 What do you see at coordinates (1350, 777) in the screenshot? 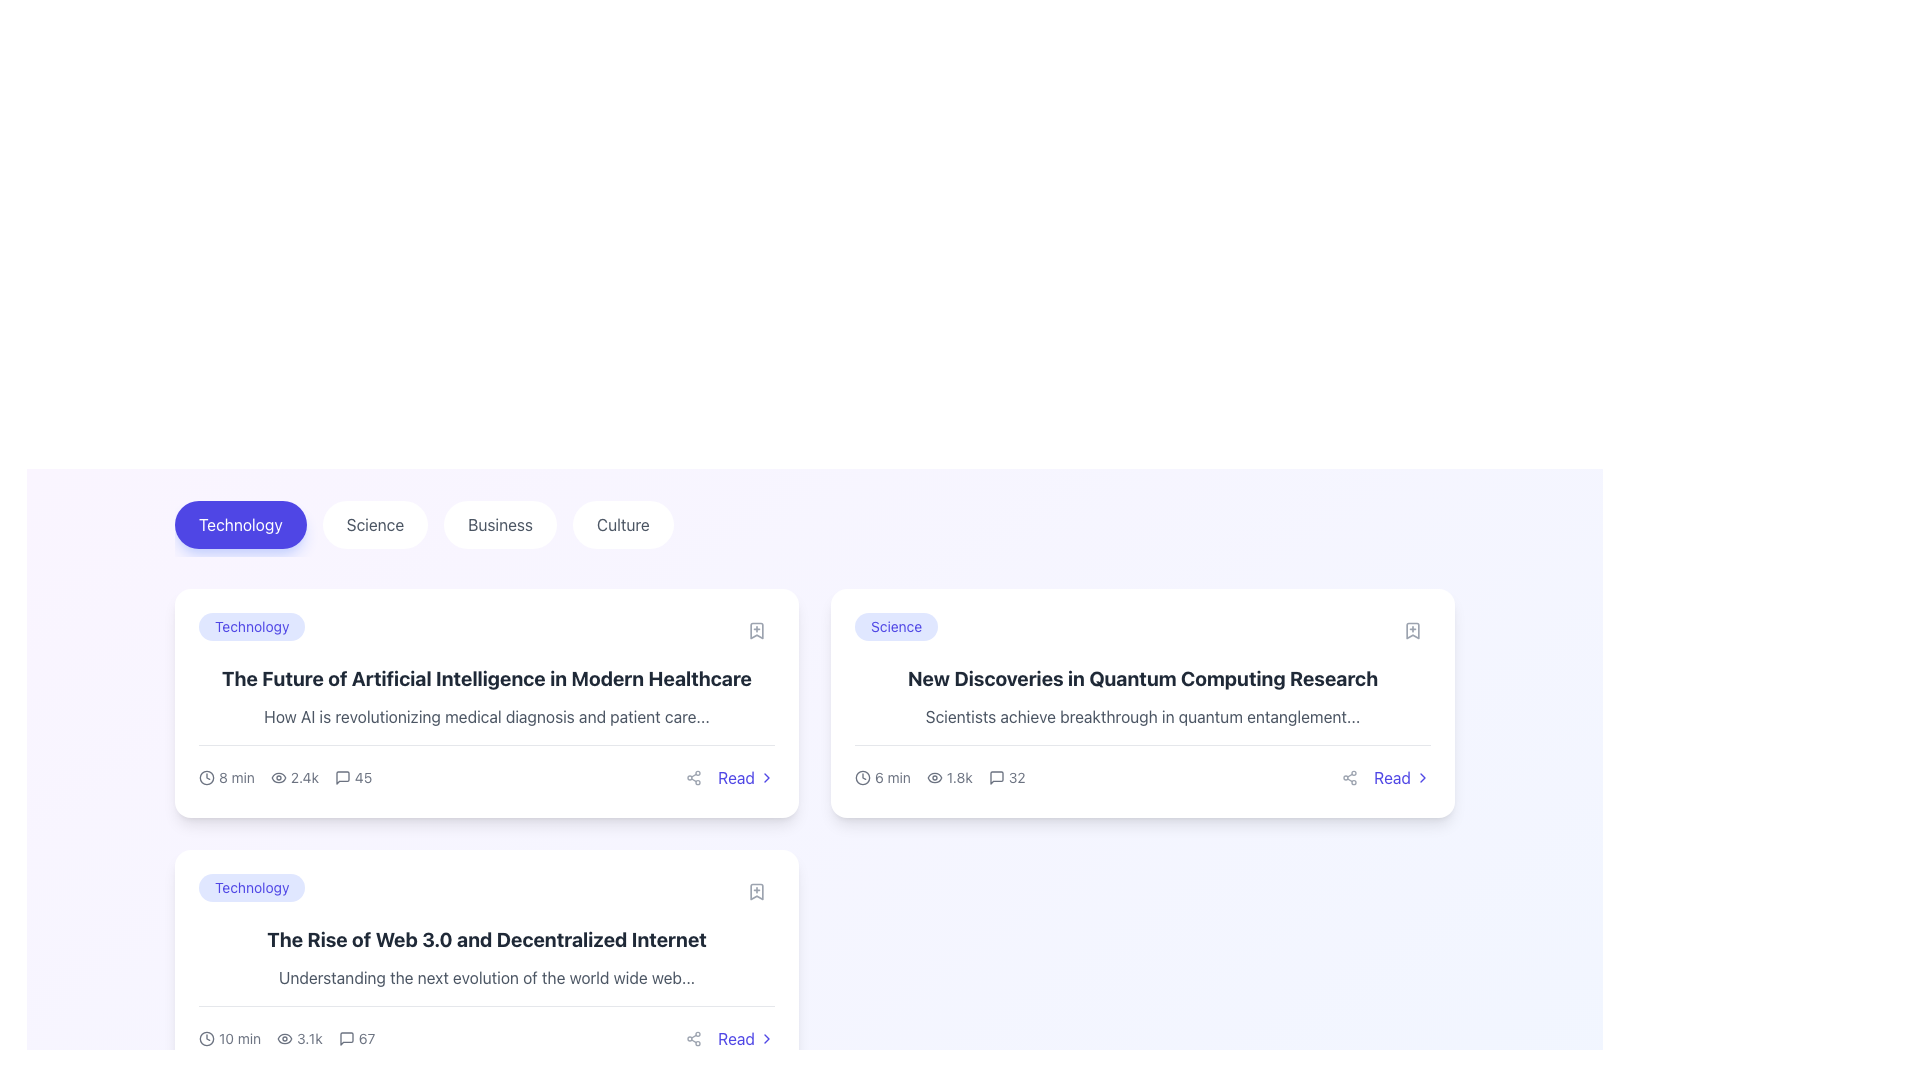
I see `the share button located to the left of the 'Read' text link in the bottom-right corner of the 'New Discoveries in Quantum Computing Research' card` at bounding box center [1350, 777].